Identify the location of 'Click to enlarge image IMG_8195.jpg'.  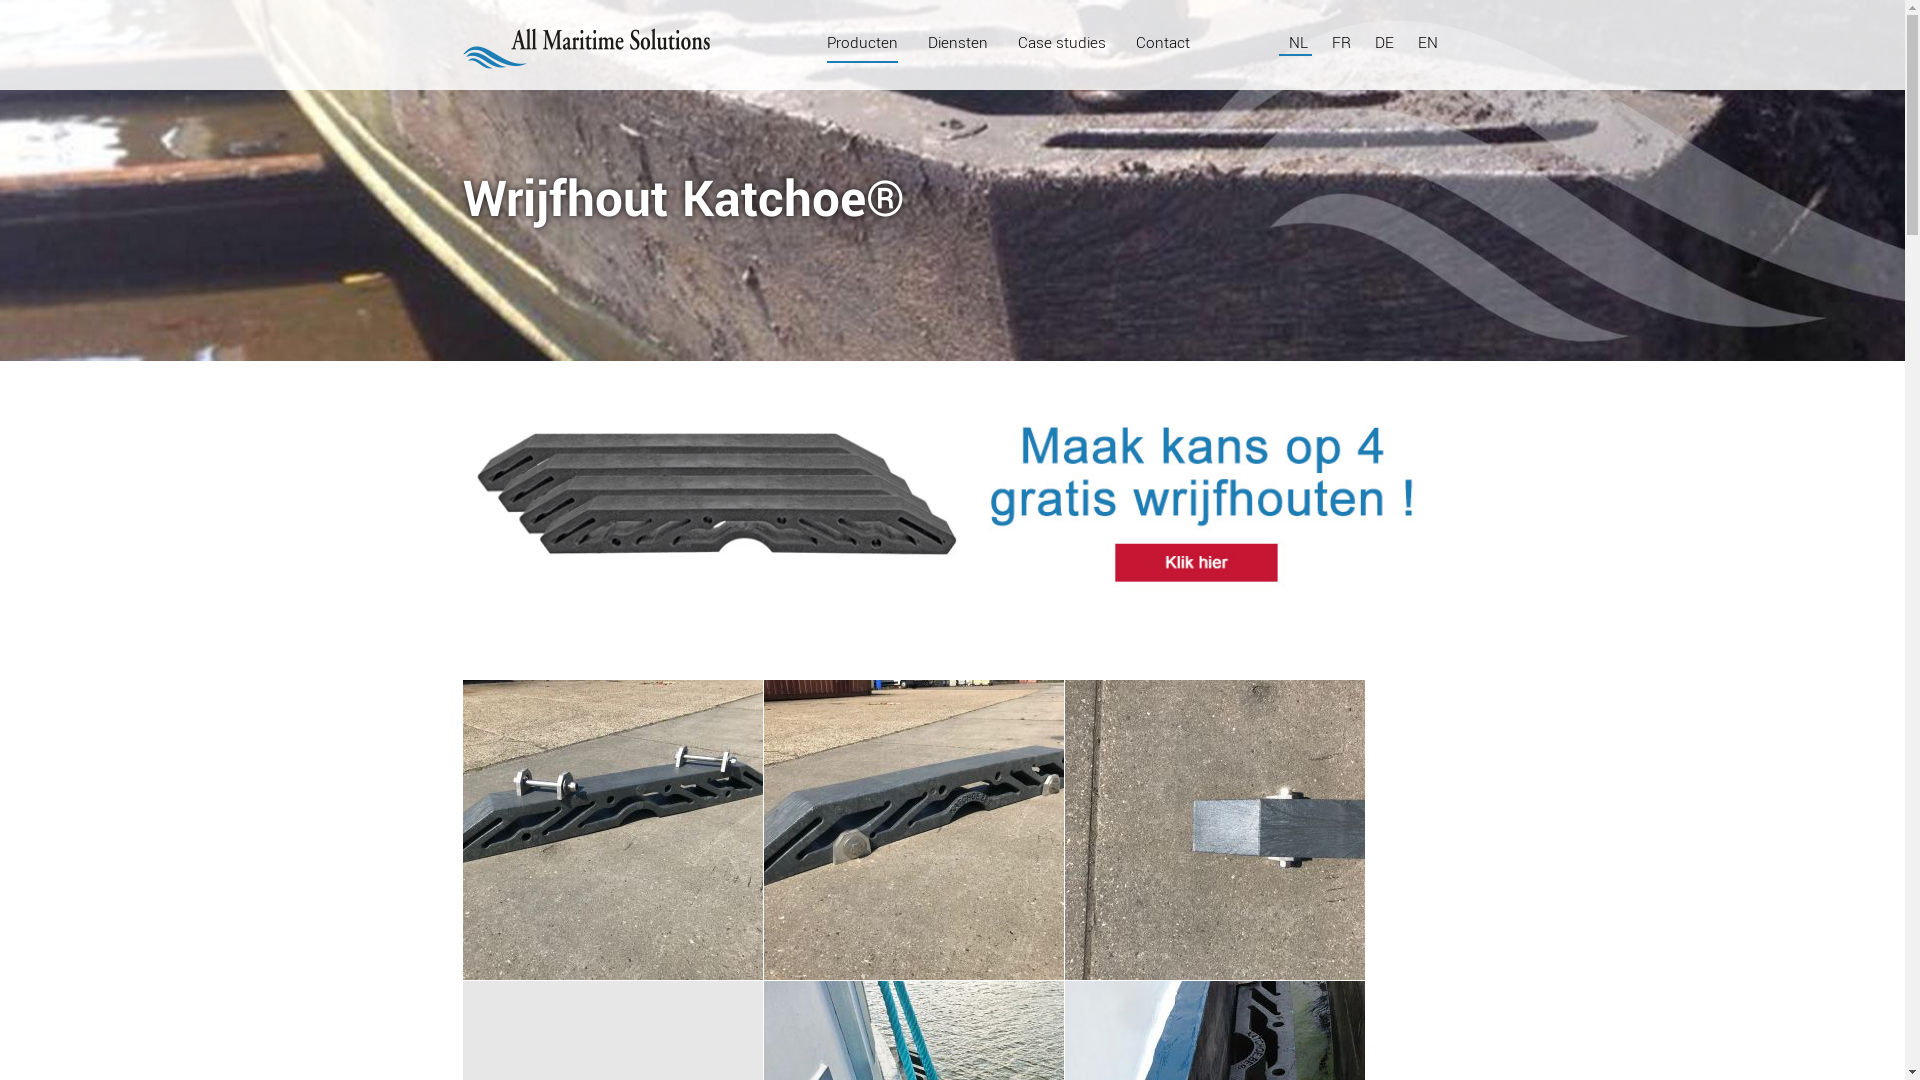
(1213, 829).